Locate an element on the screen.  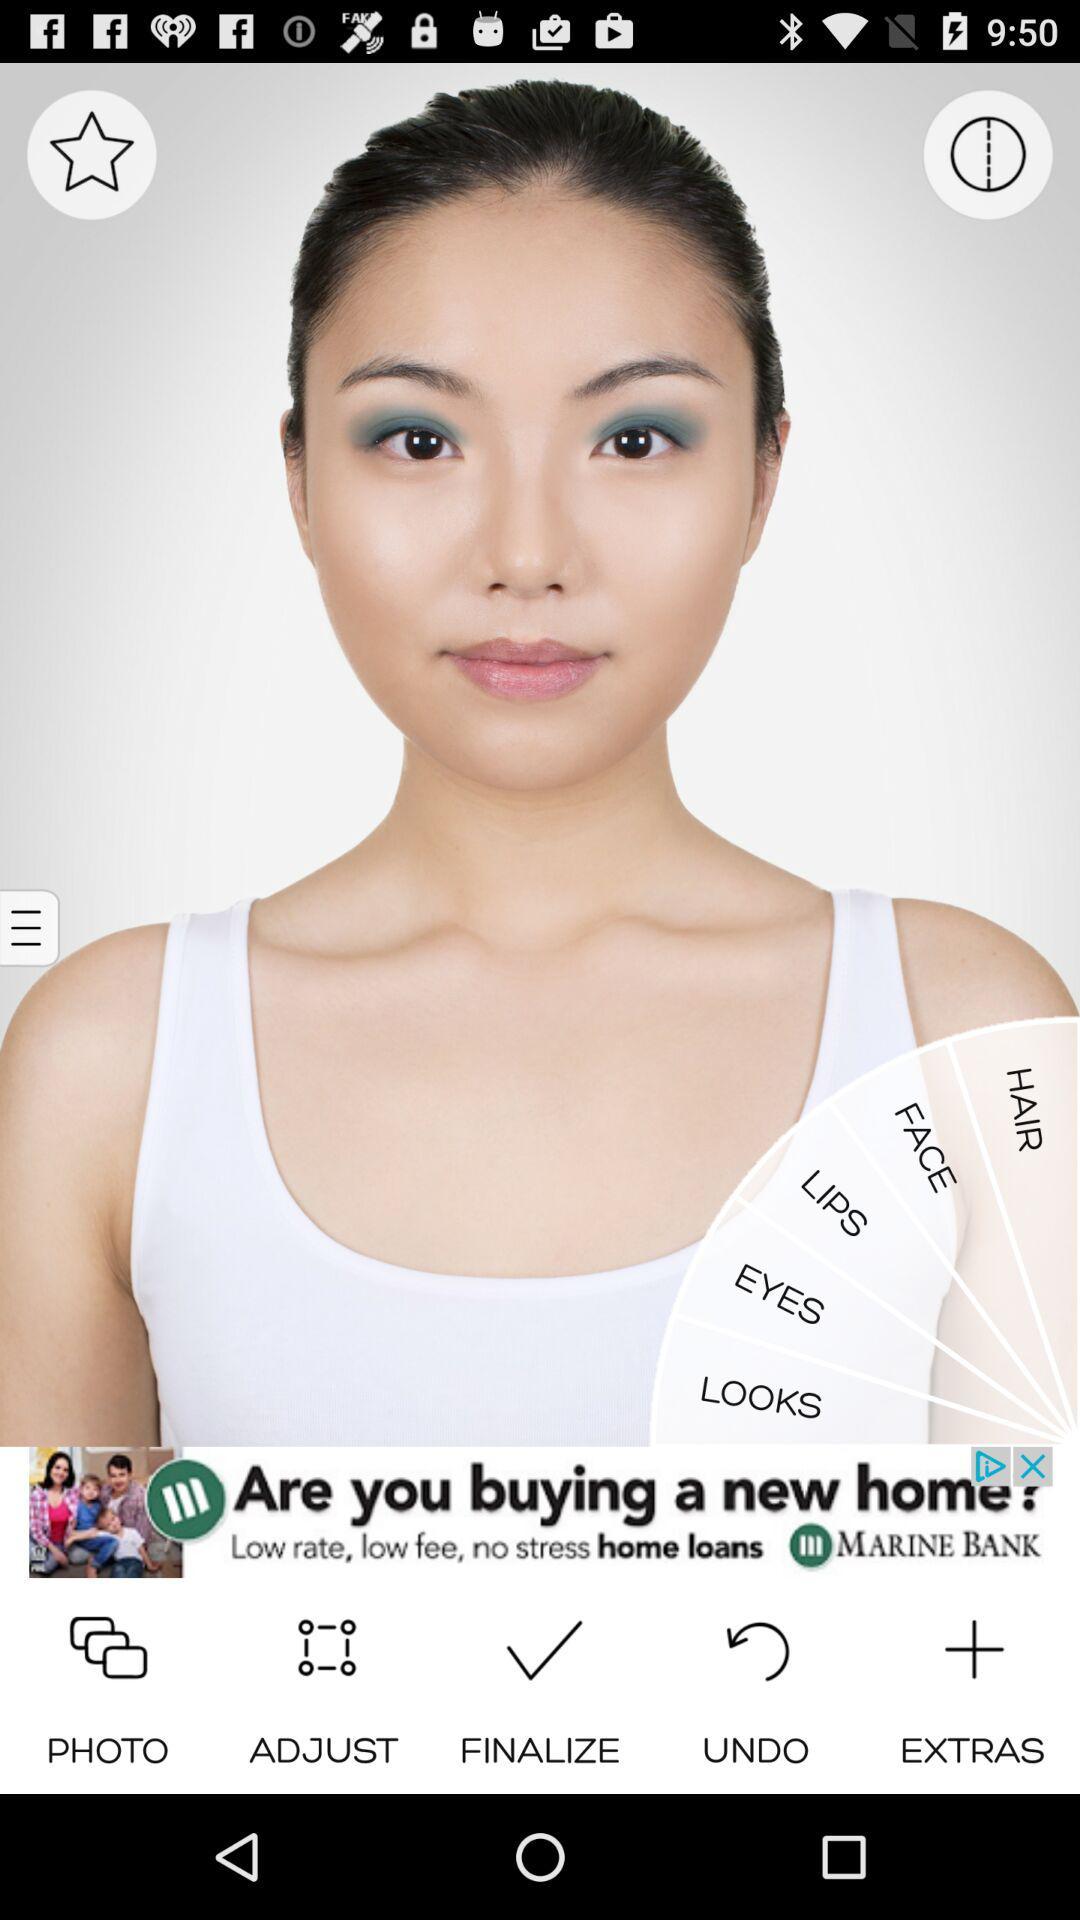
the symbol above finalize is located at coordinates (540, 1642).